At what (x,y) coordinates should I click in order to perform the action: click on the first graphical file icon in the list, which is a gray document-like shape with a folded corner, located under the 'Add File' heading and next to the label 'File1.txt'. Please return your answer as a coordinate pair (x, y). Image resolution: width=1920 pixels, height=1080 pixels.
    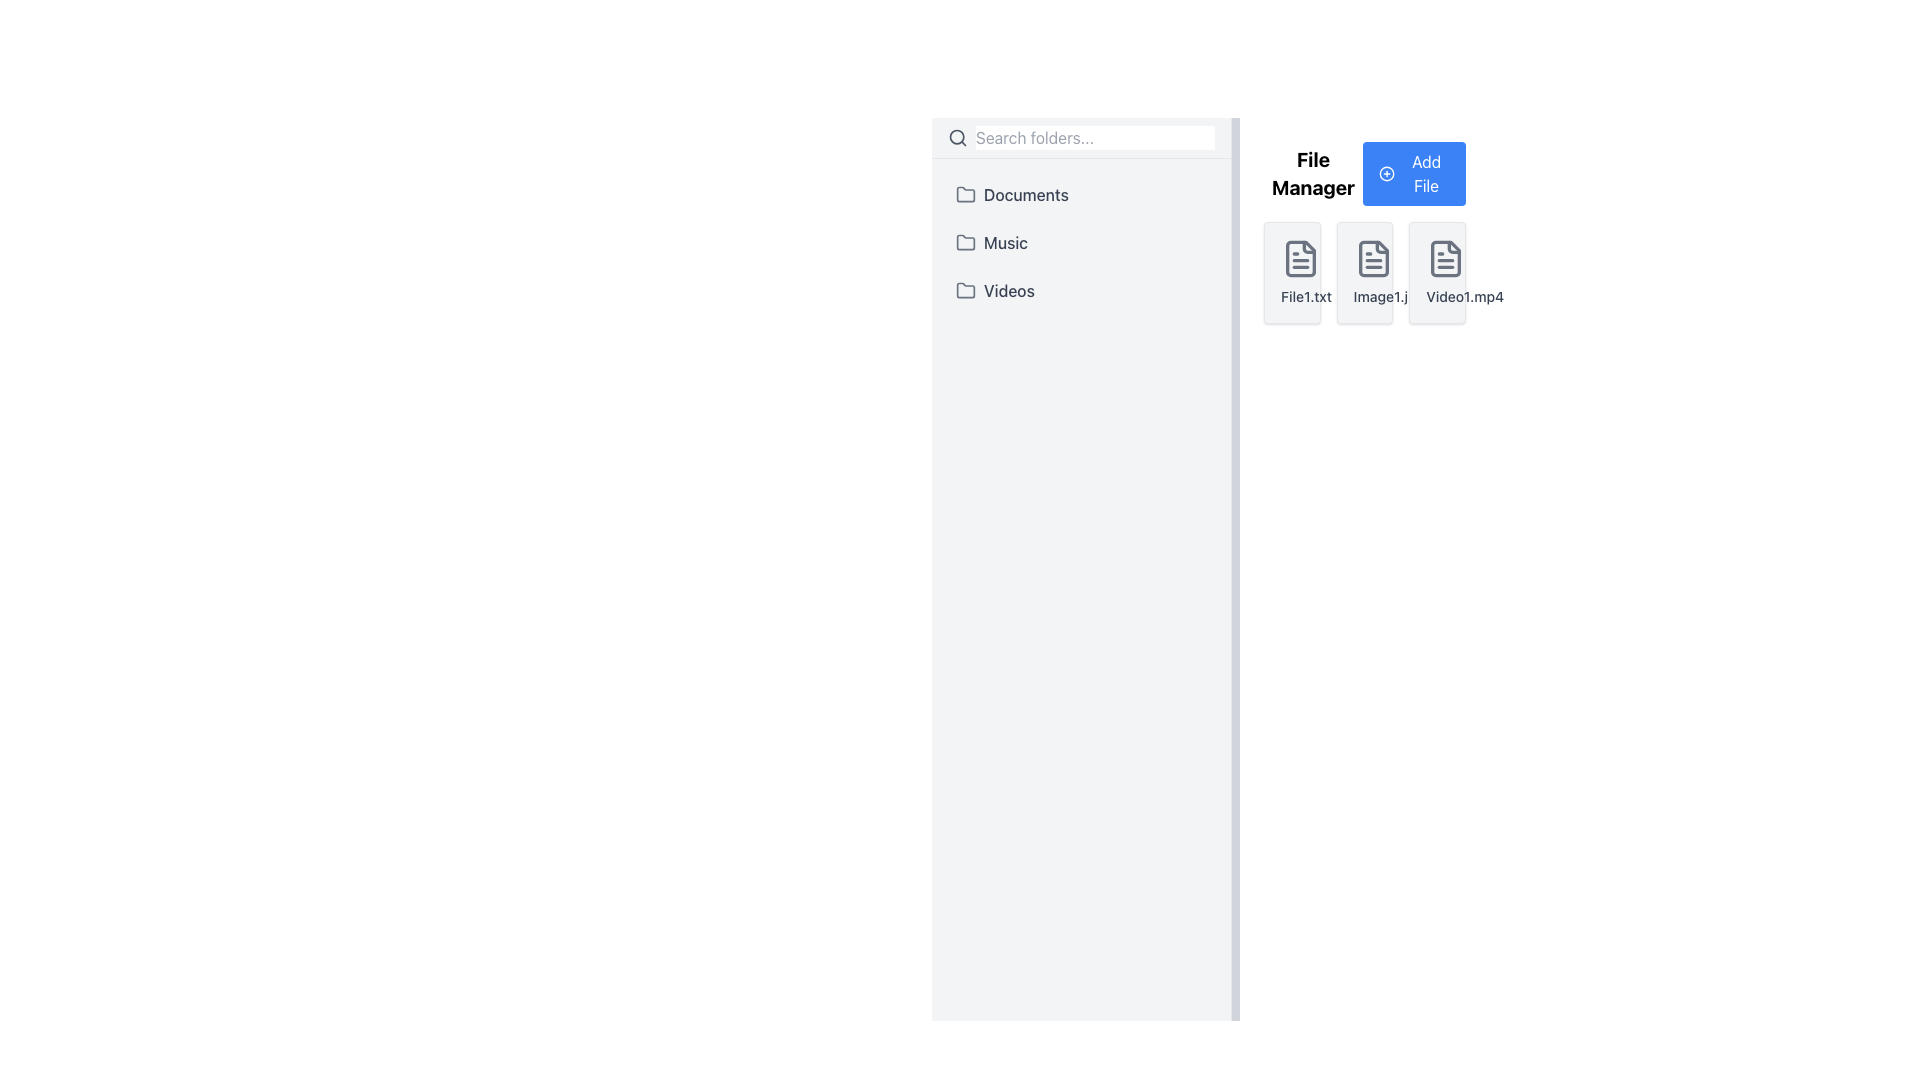
    Looking at the image, I should click on (1300, 257).